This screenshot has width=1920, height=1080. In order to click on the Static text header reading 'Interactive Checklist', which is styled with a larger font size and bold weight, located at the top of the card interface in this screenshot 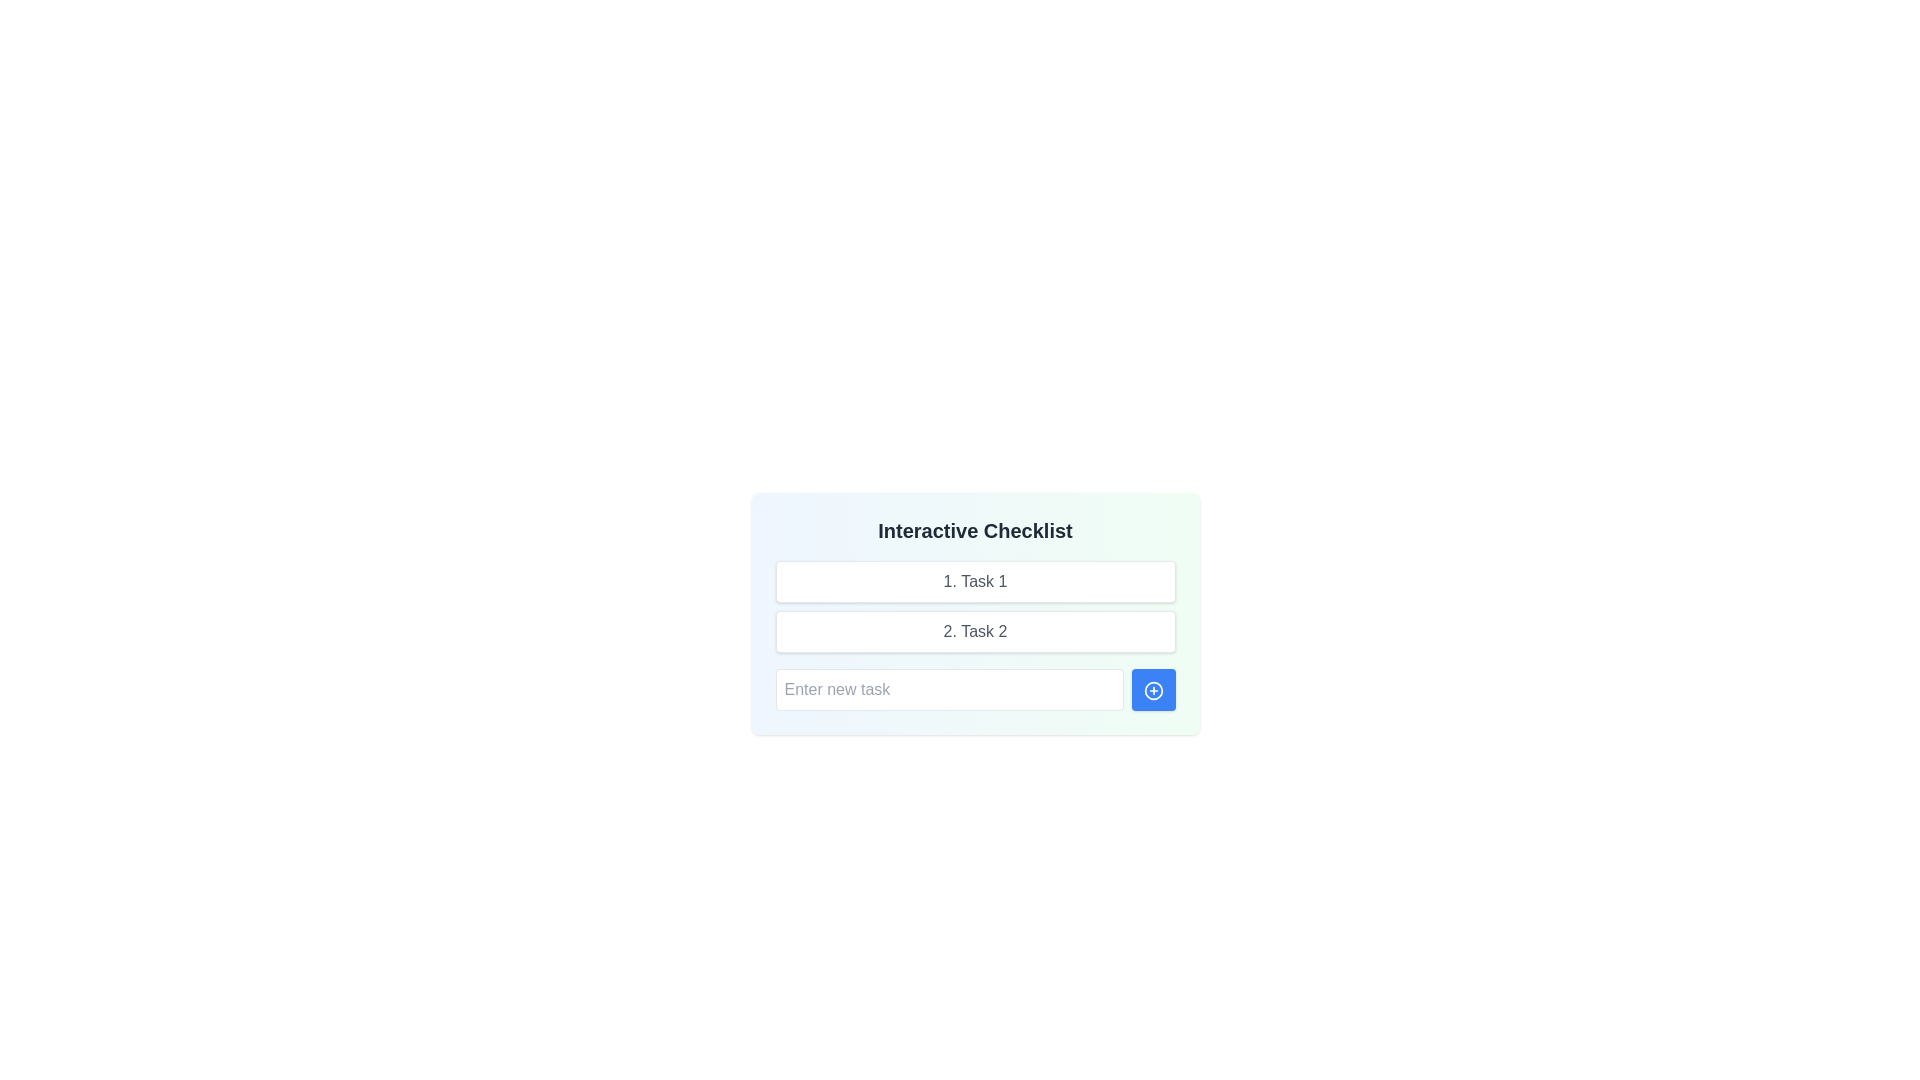, I will do `click(975, 530)`.